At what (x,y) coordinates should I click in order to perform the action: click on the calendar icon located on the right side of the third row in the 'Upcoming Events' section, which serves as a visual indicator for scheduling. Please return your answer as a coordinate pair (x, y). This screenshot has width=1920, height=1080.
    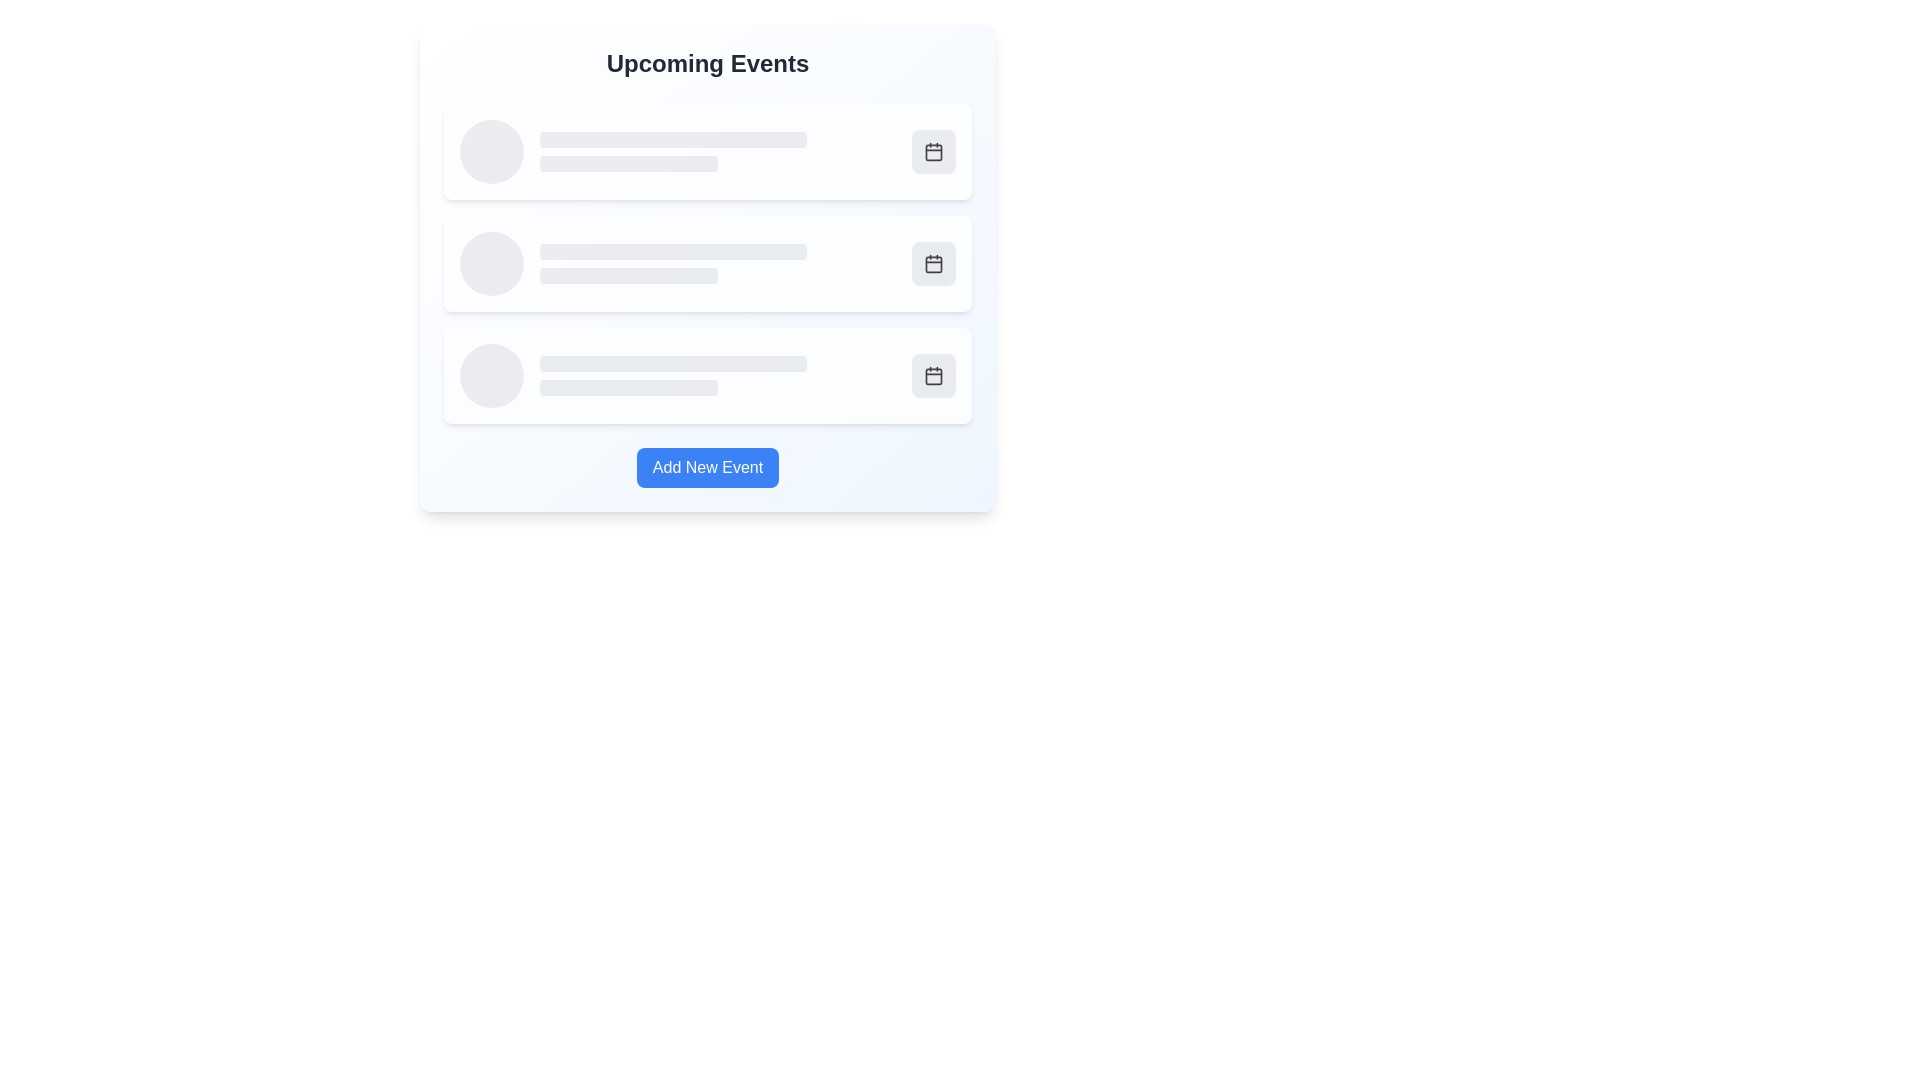
    Looking at the image, I should click on (933, 375).